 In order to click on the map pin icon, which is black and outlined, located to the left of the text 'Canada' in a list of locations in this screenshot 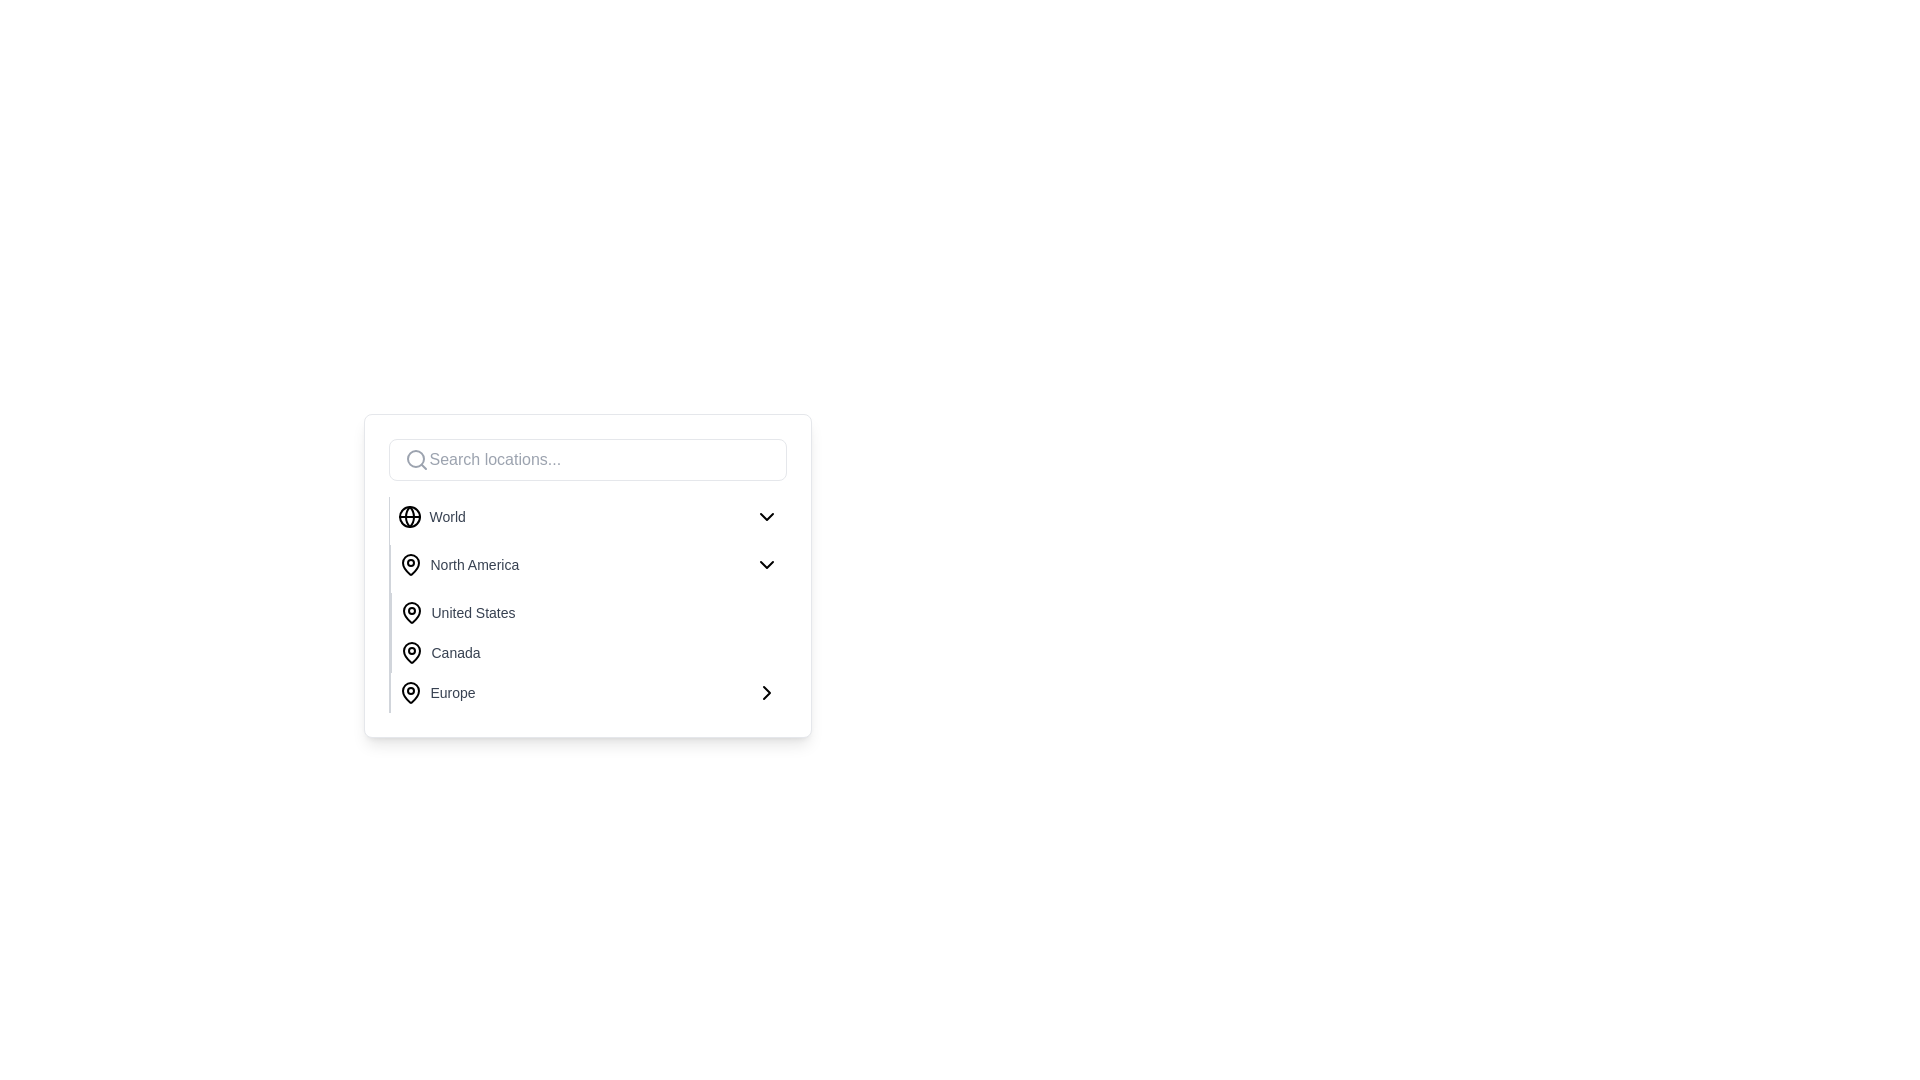, I will do `click(410, 652)`.